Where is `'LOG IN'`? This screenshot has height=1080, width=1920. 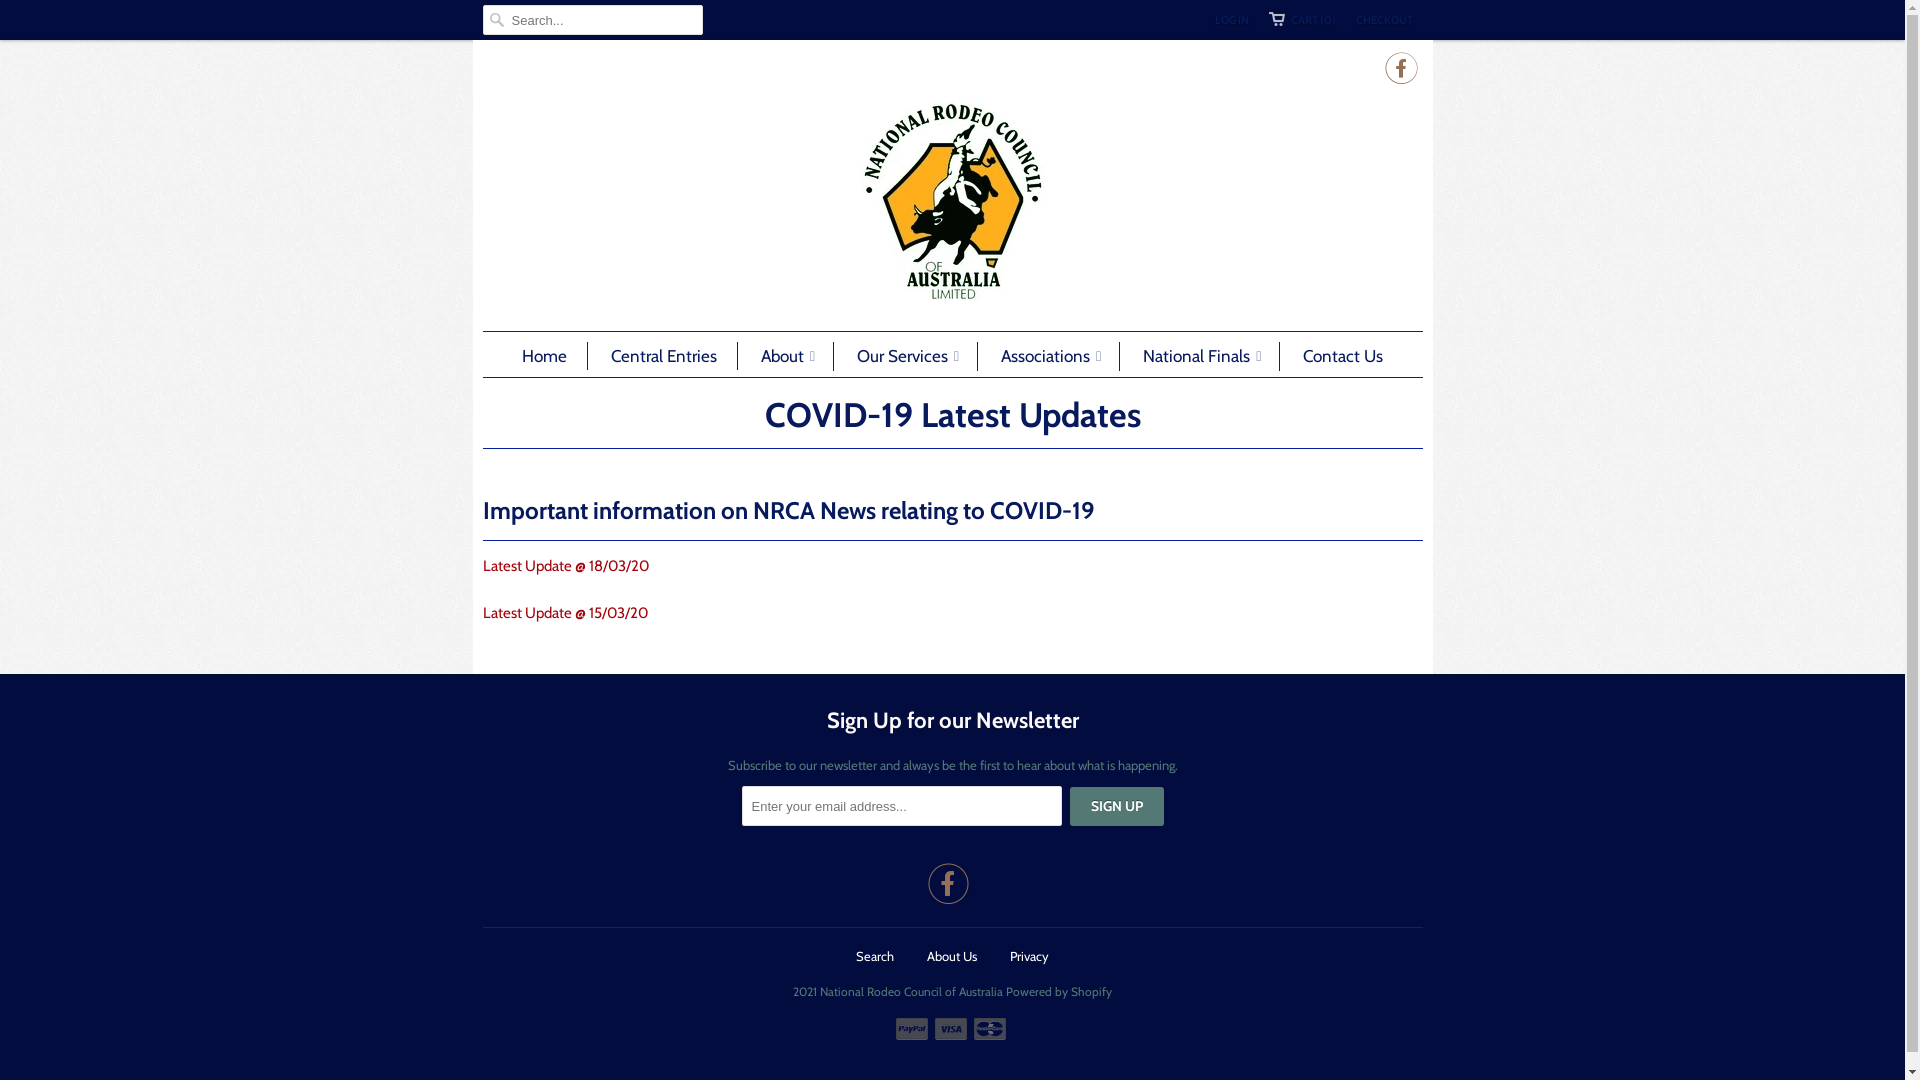 'LOG IN' is located at coordinates (1229, 19).